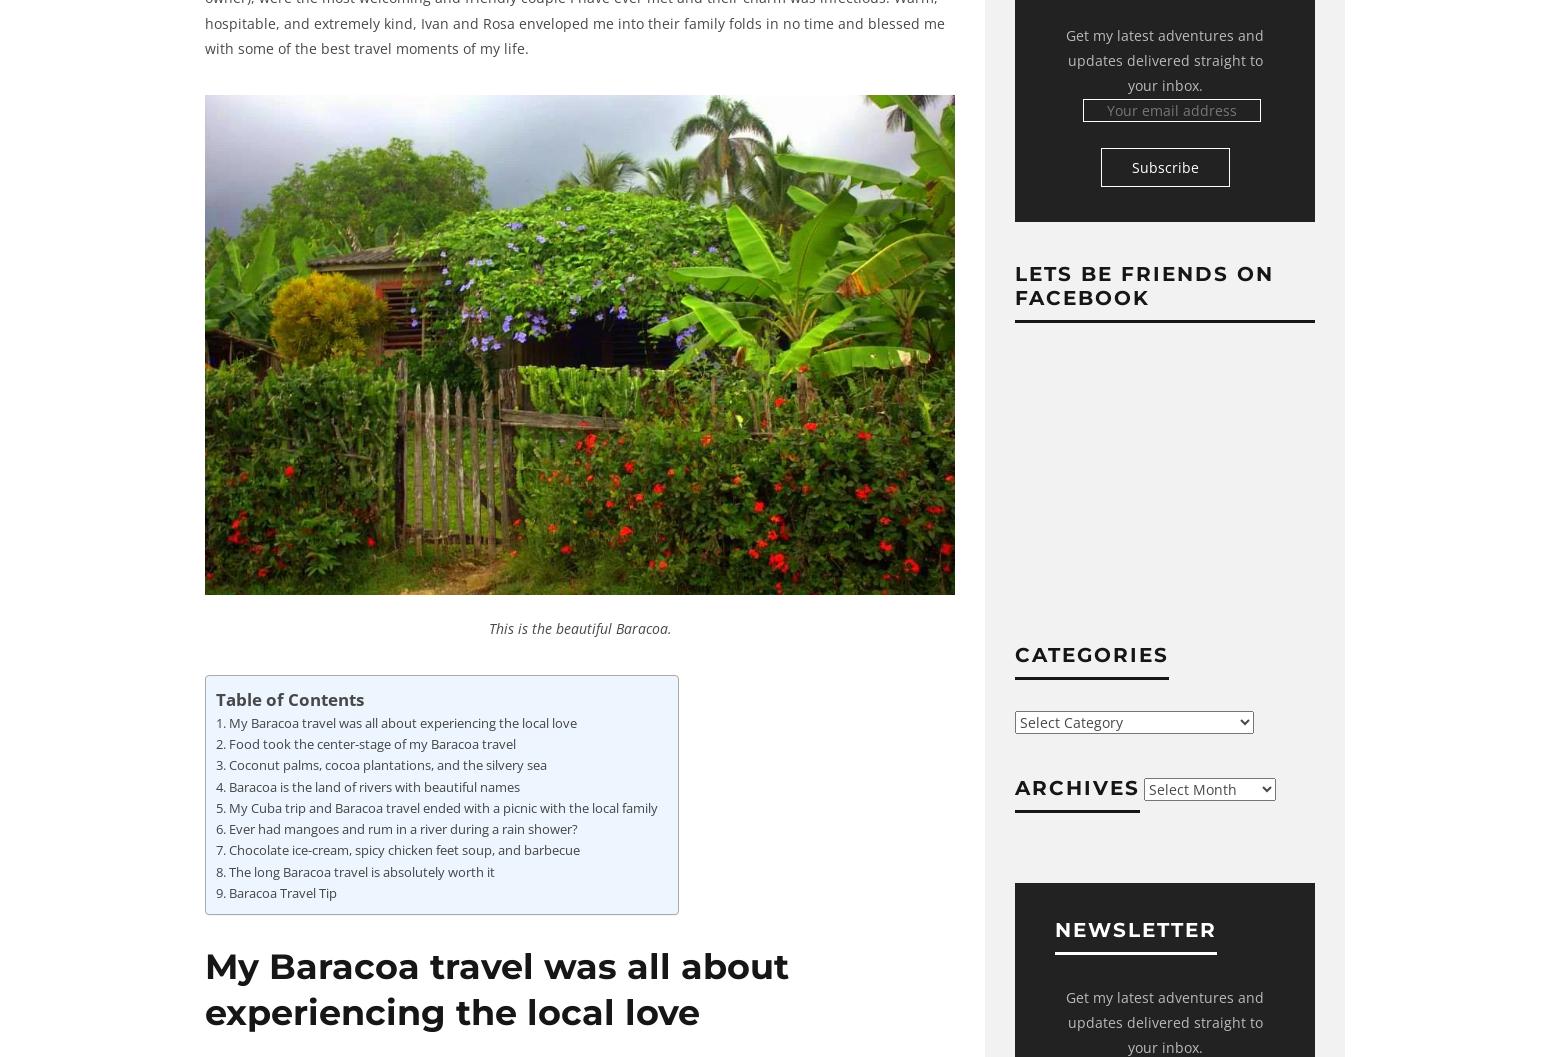  I want to click on 'Baracoa is the land of rivers with beautiful names', so click(373, 787).